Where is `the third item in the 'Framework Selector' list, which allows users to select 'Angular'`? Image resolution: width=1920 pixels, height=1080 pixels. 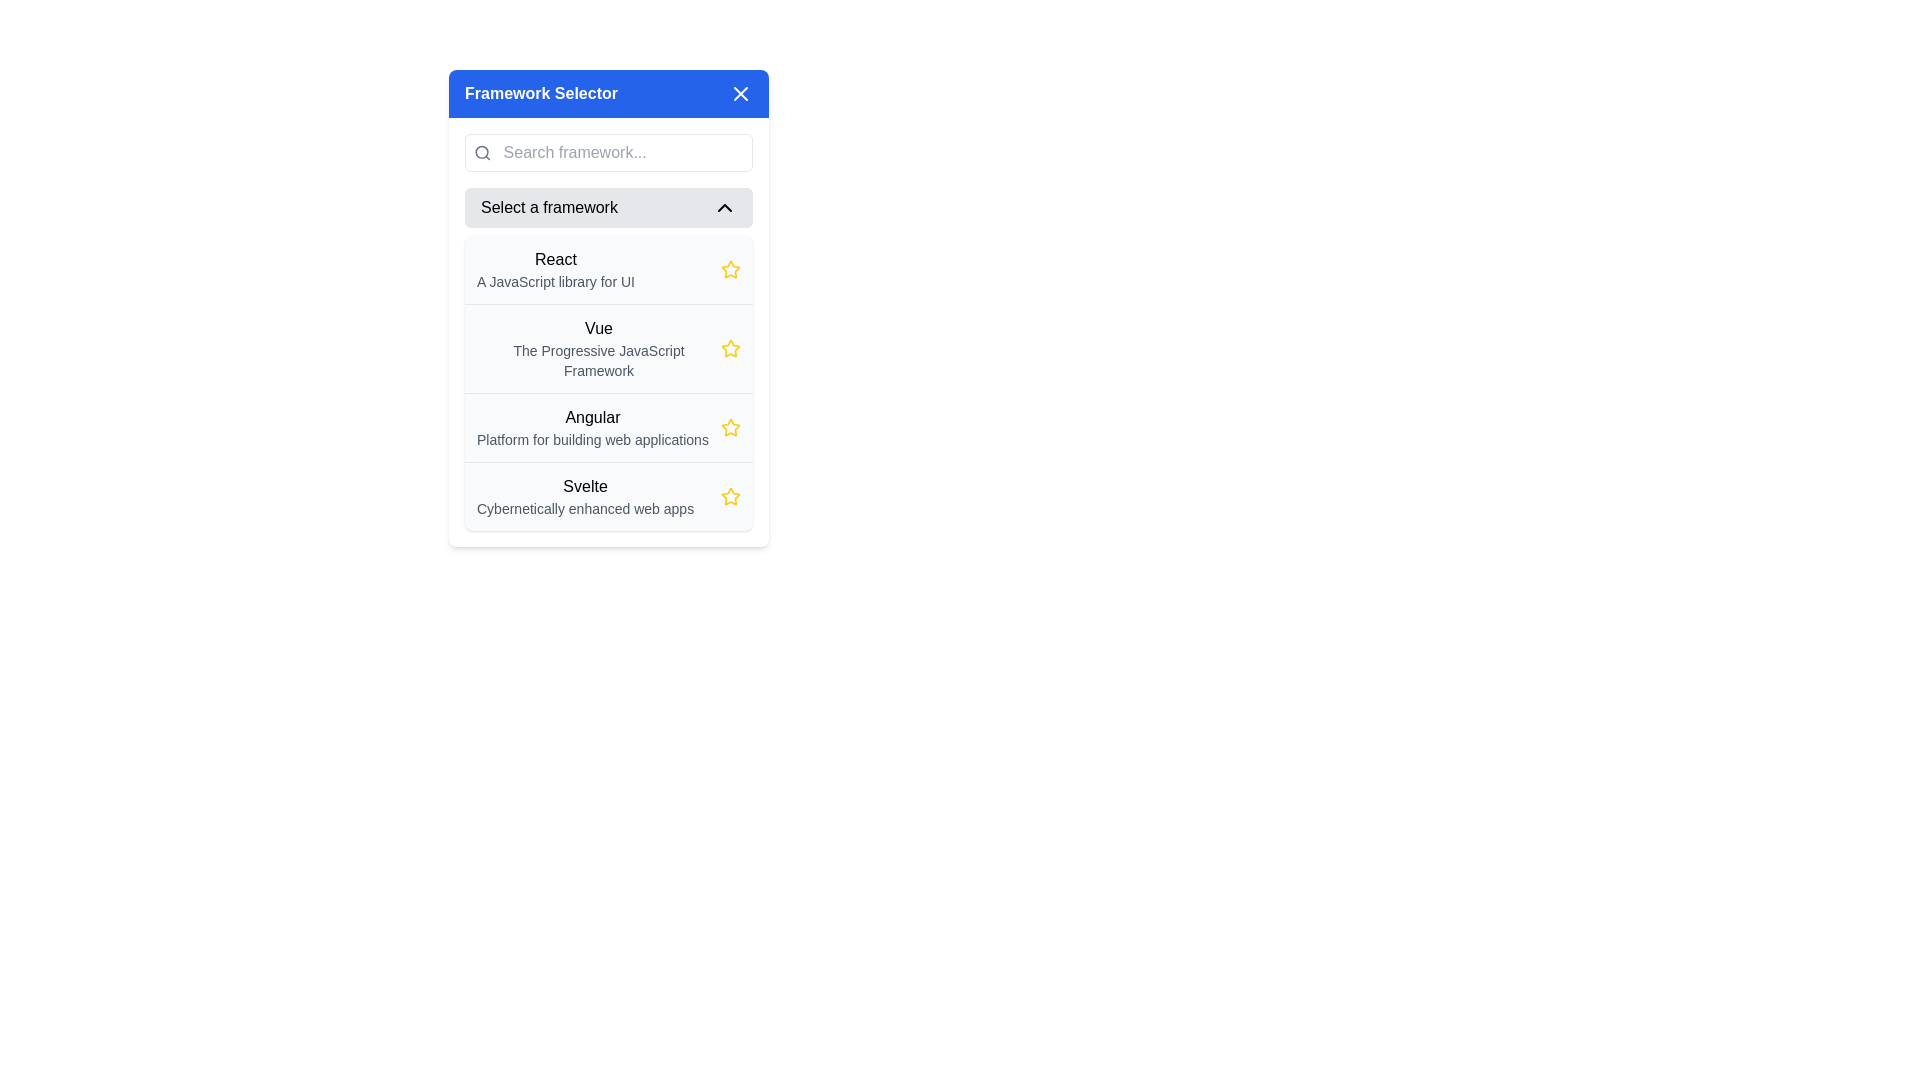 the third item in the 'Framework Selector' list, which allows users to select 'Angular' is located at coordinates (608, 426).